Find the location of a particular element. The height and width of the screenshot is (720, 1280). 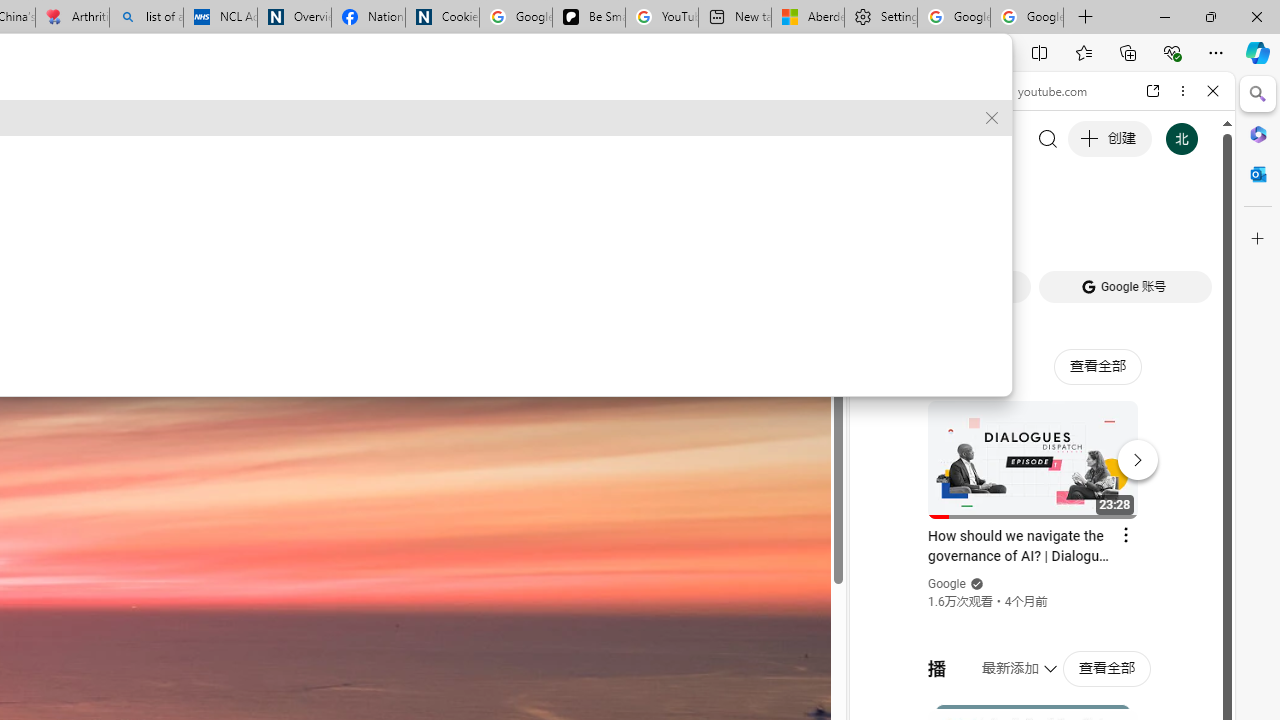

'Settings' is located at coordinates (880, 17).